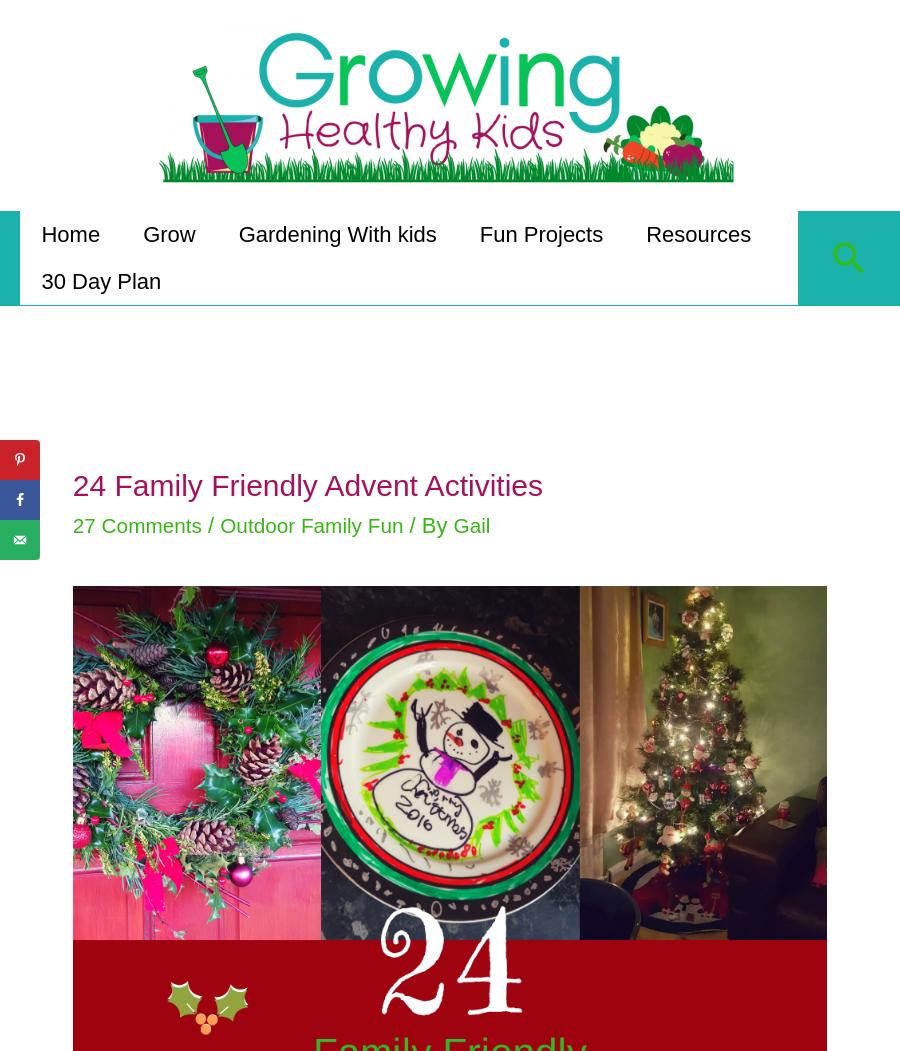 This screenshot has height=1051, width=900. Describe the element at coordinates (422, 512) in the screenshot. I see `'/ By'` at that location.